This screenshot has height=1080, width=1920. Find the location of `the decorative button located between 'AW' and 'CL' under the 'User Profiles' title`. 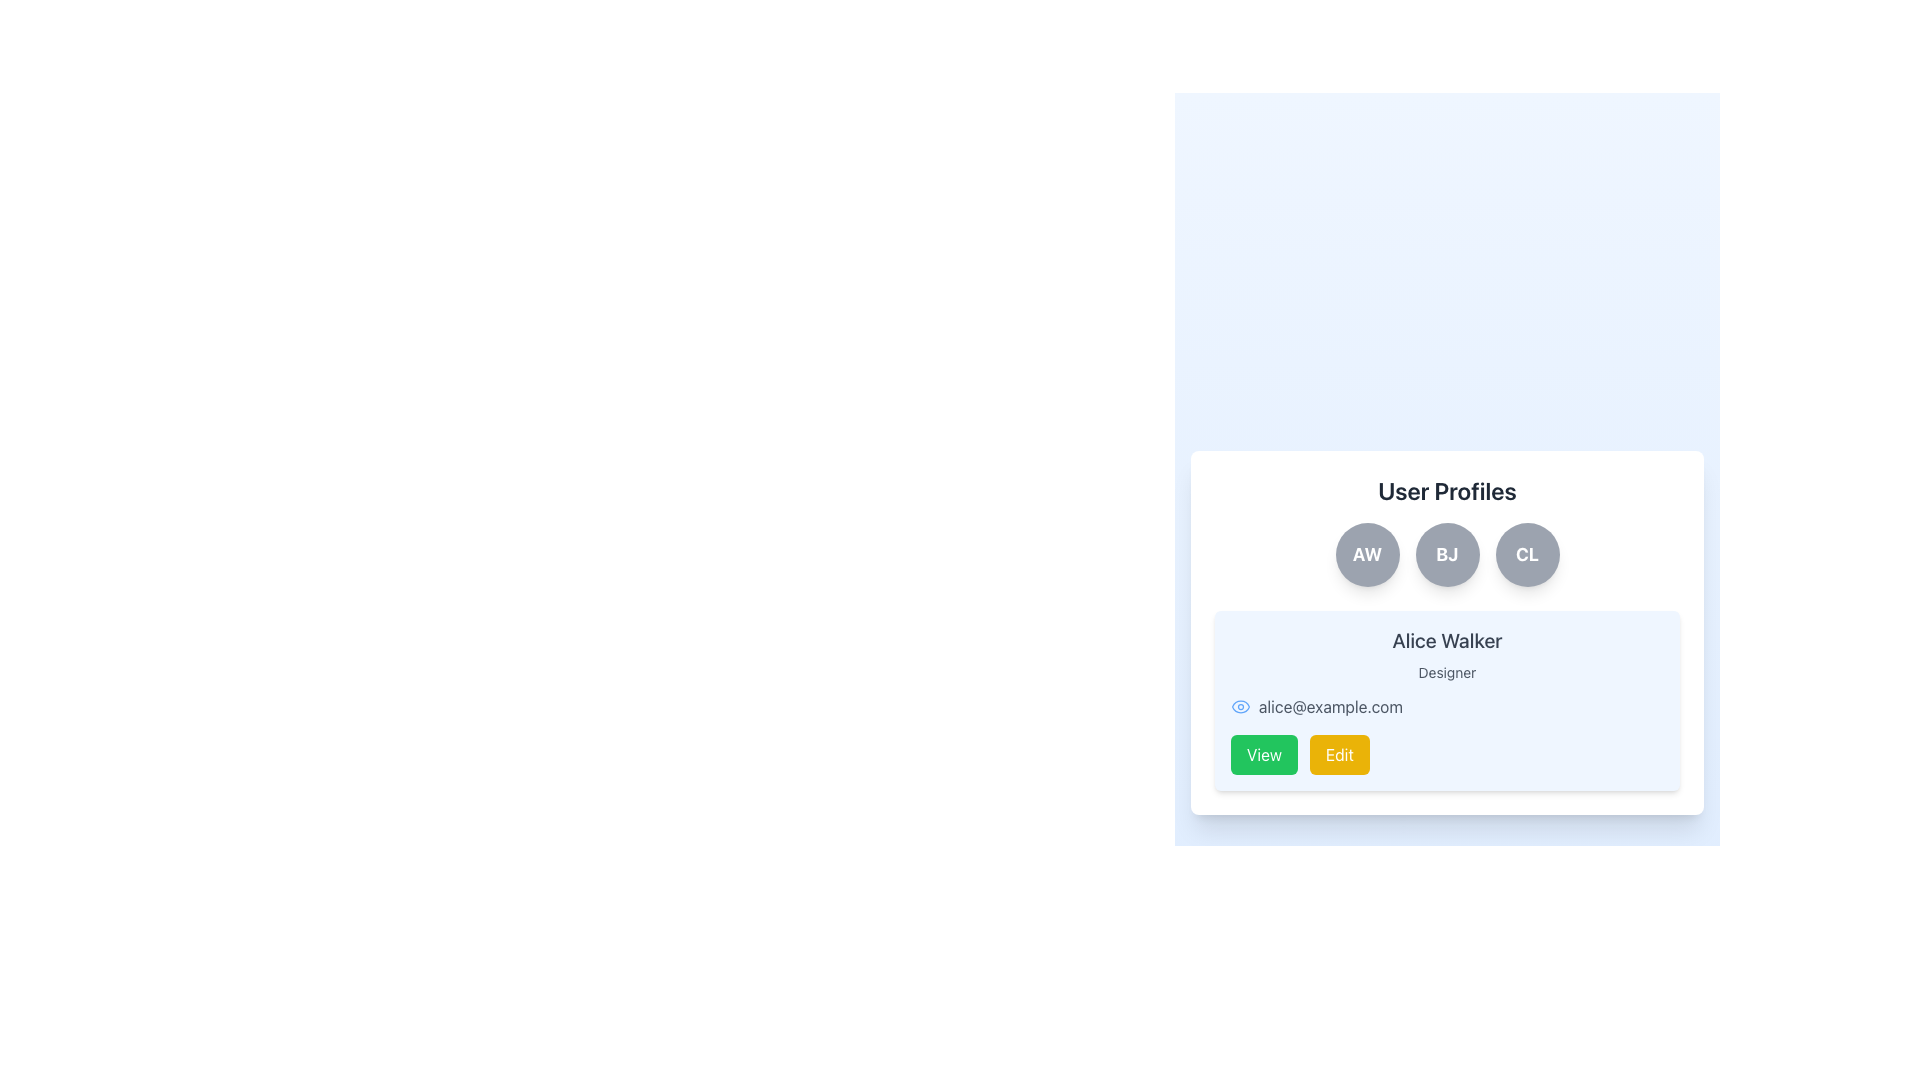

the decorative button located between 'AW' and 'CL' under the 'User Profiles' title is located at coordinates (1447, 555).